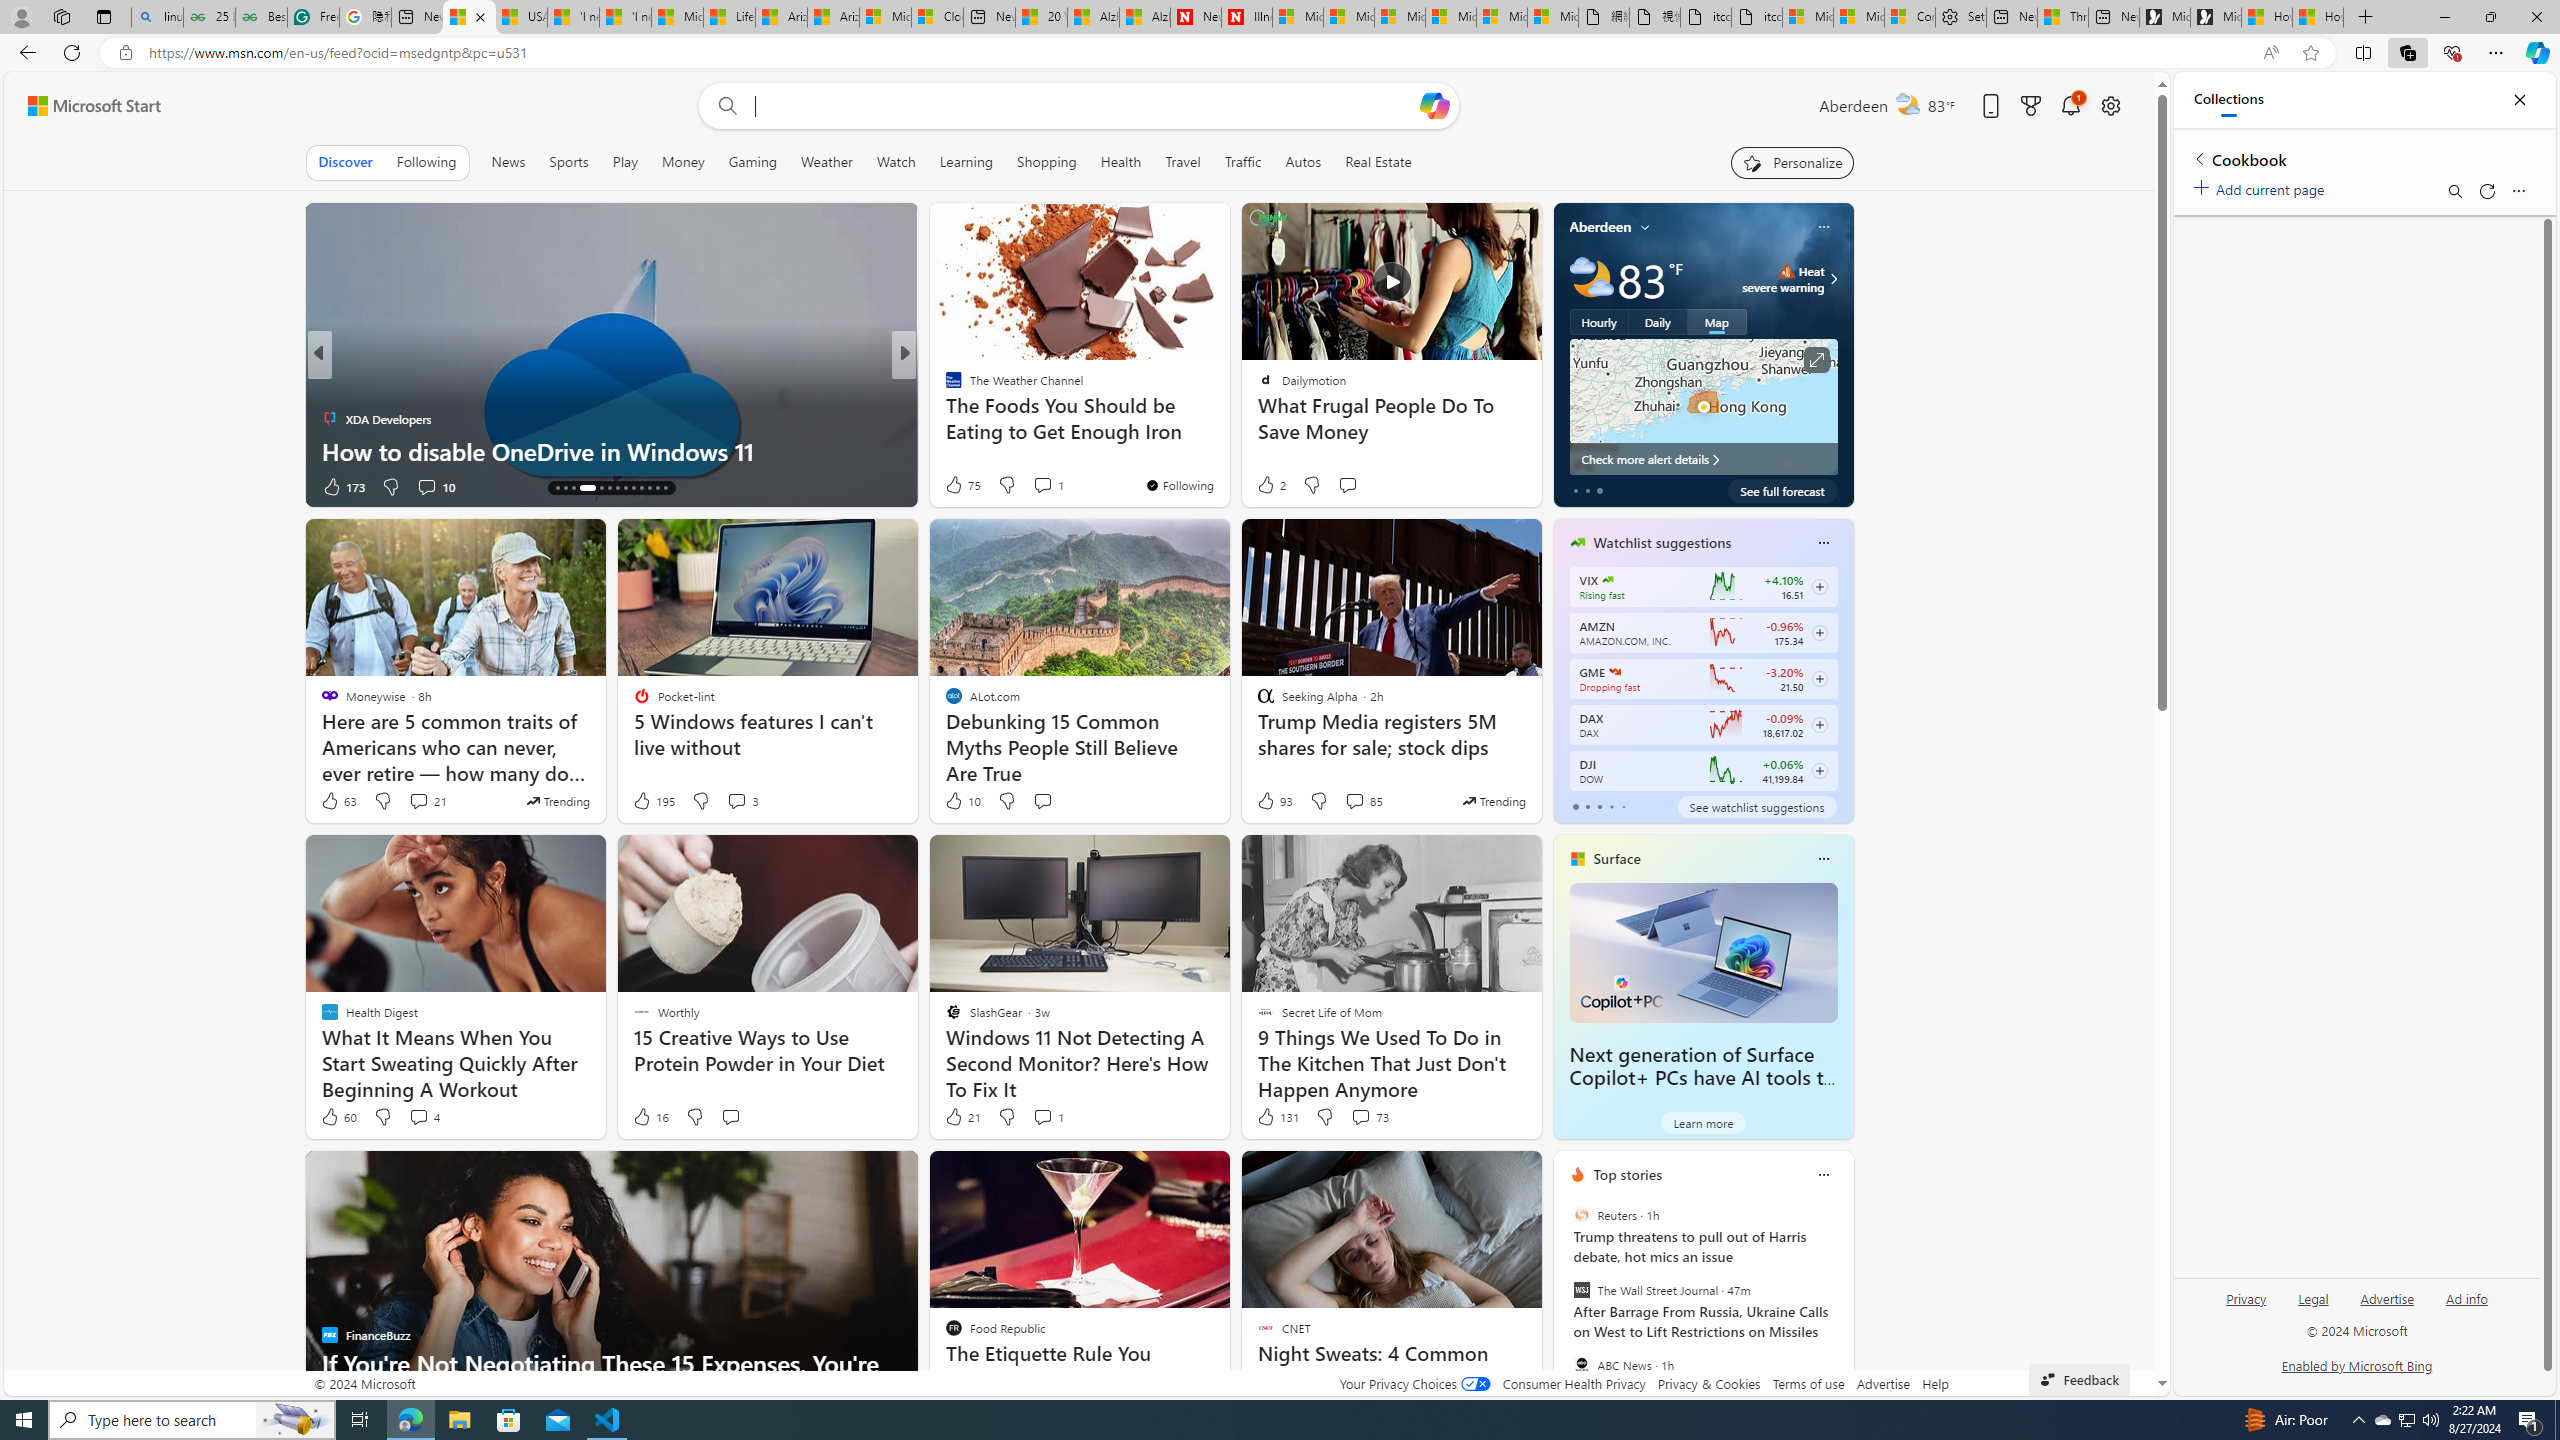 The image size is (2560, 1440). What do you see at coordinates (1782, 490) in the screenshot?
I see `'See full forecast'` at bounding box center [1782, 490].